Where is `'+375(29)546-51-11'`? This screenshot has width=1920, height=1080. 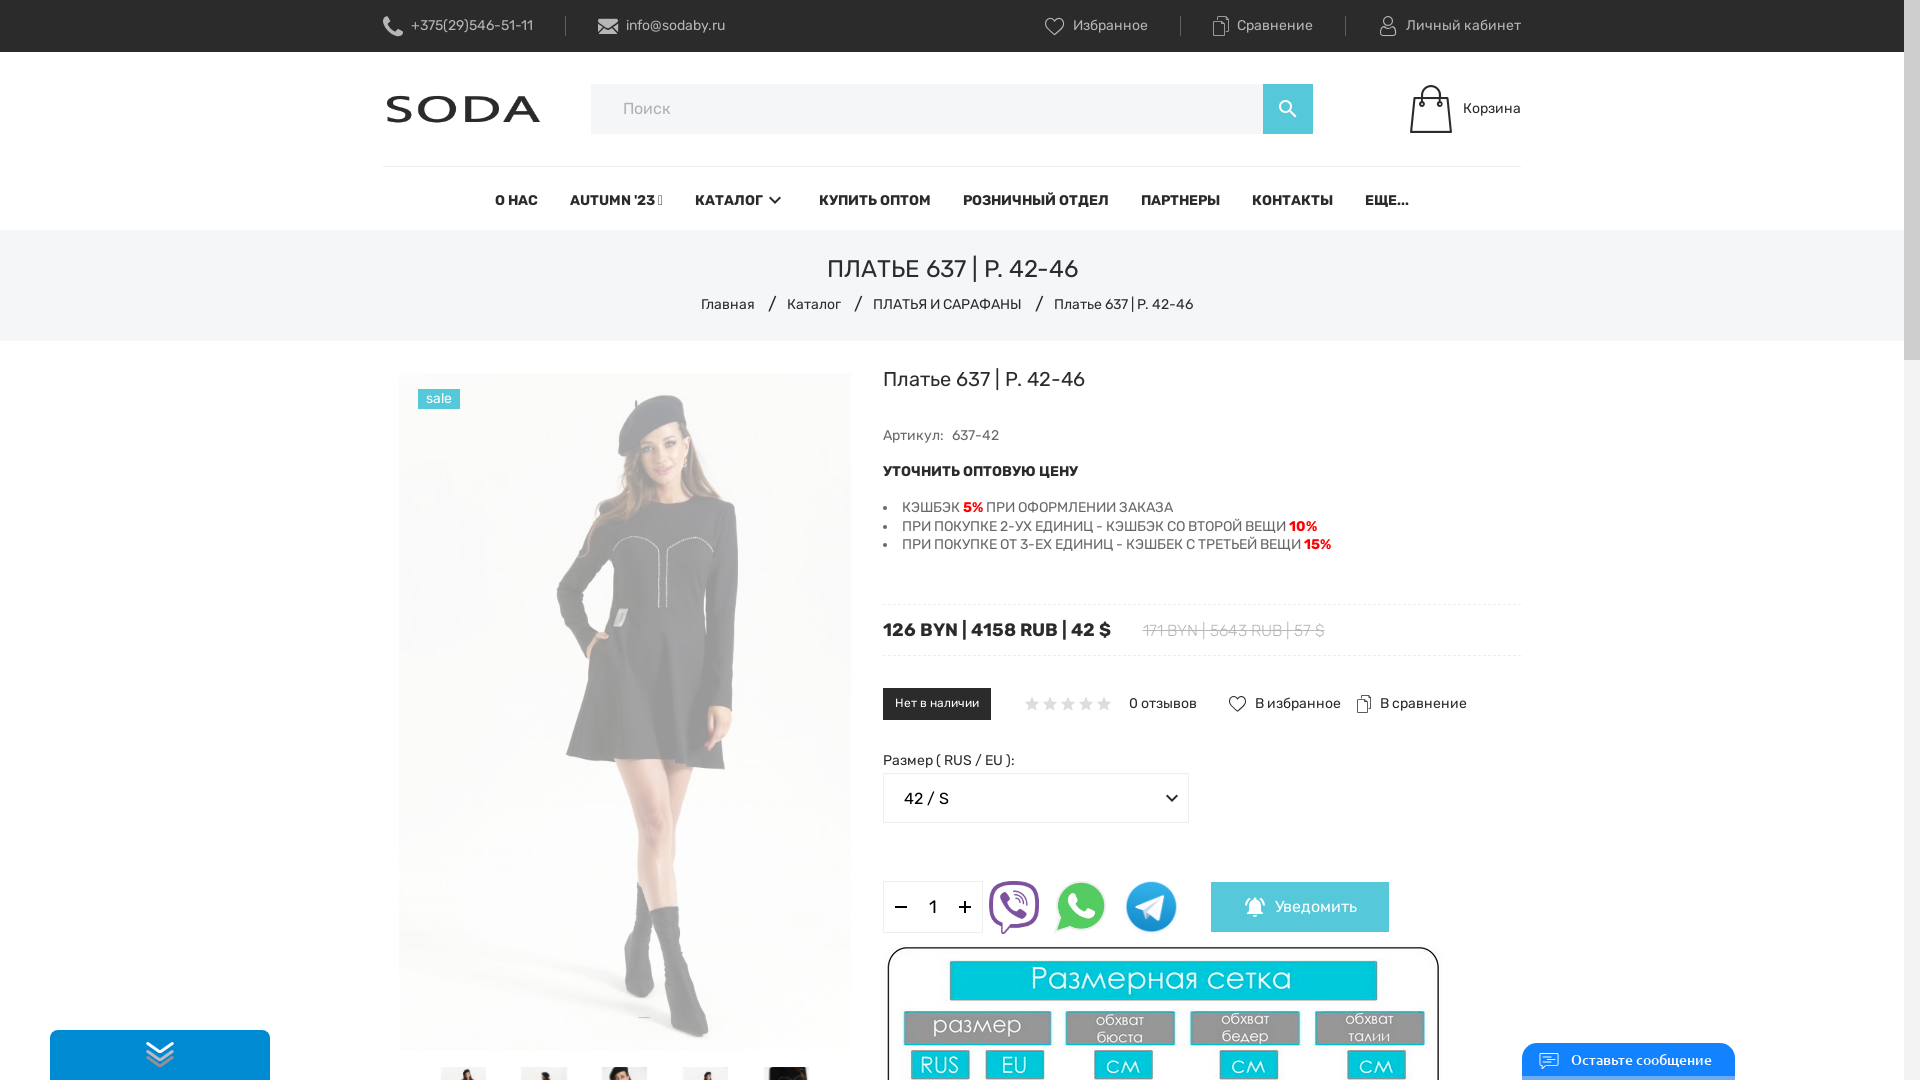
'+375(29)546-51-11' is located at coordinates (383, 26).